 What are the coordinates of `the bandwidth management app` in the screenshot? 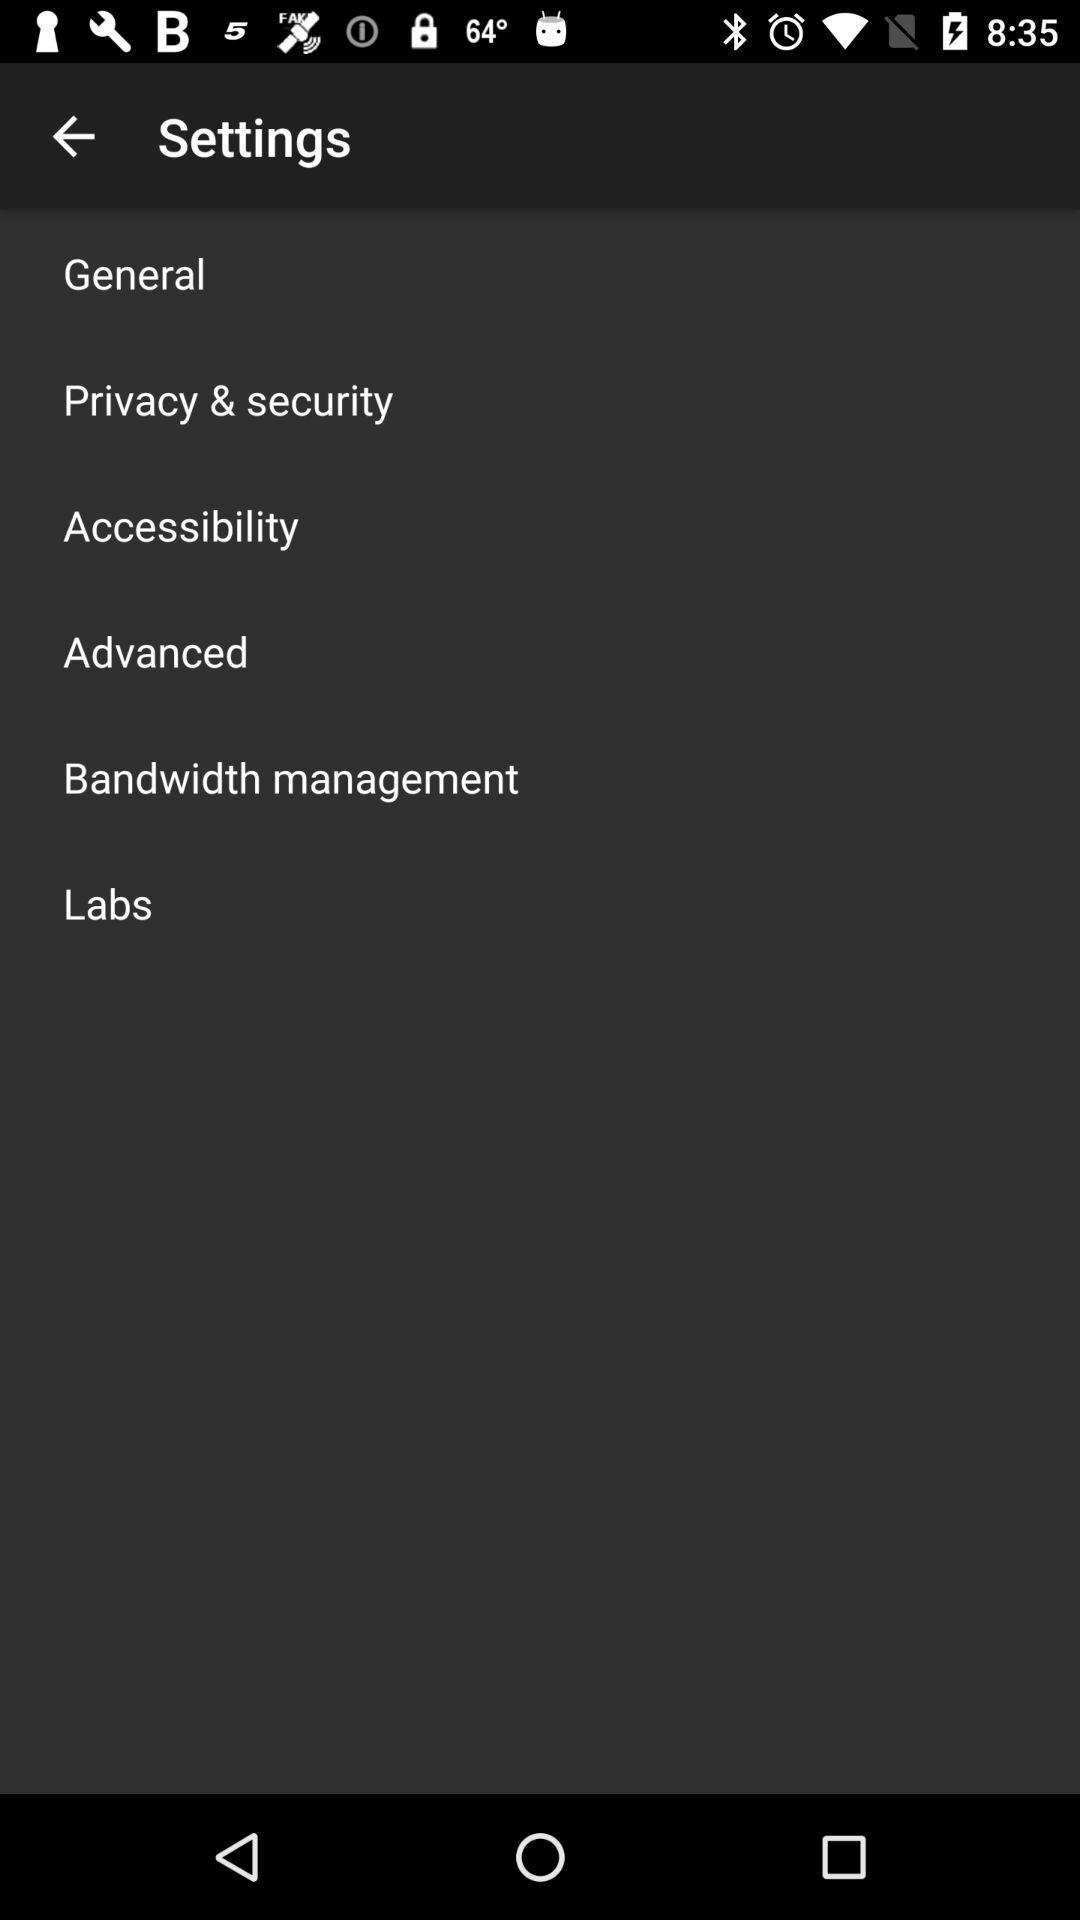 It's located at (290, 776).